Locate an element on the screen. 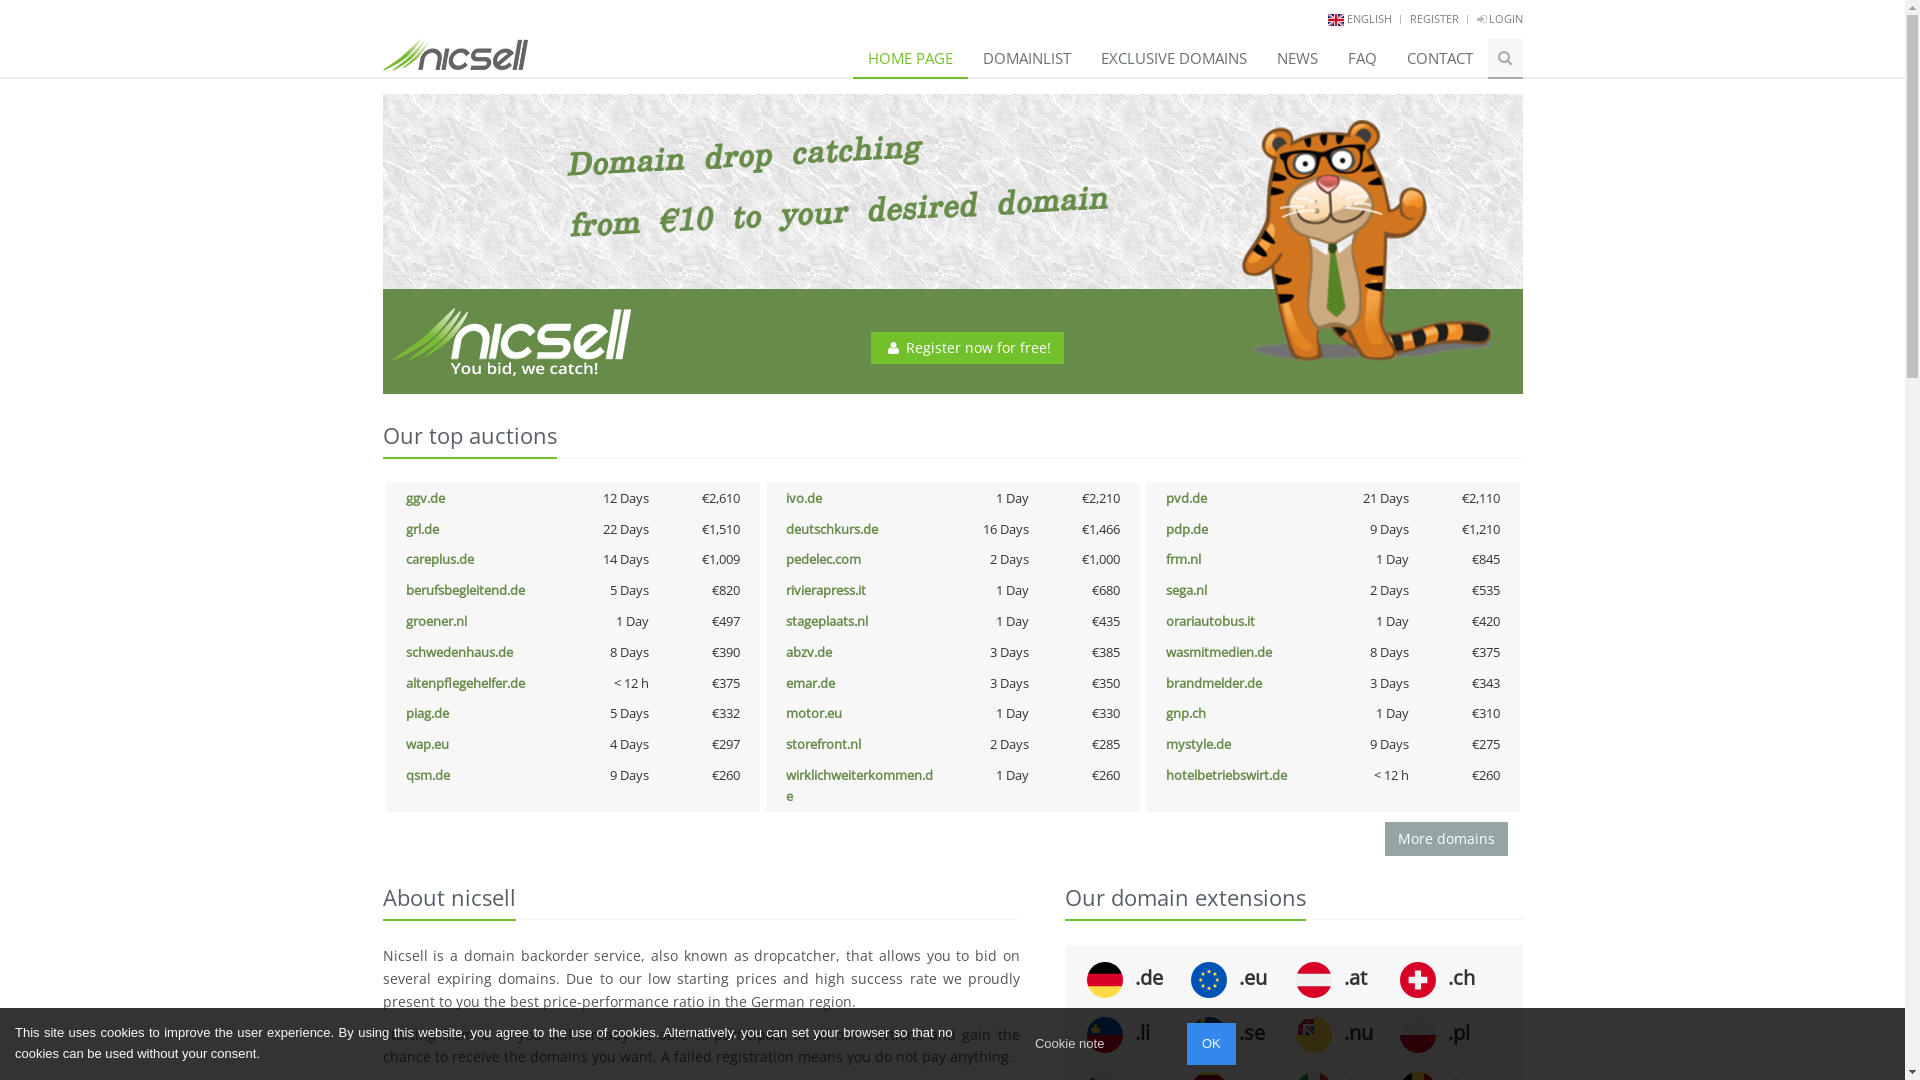 The image size is (1920, 1080). 'FAQ' is located at coordinates (1331, 57).